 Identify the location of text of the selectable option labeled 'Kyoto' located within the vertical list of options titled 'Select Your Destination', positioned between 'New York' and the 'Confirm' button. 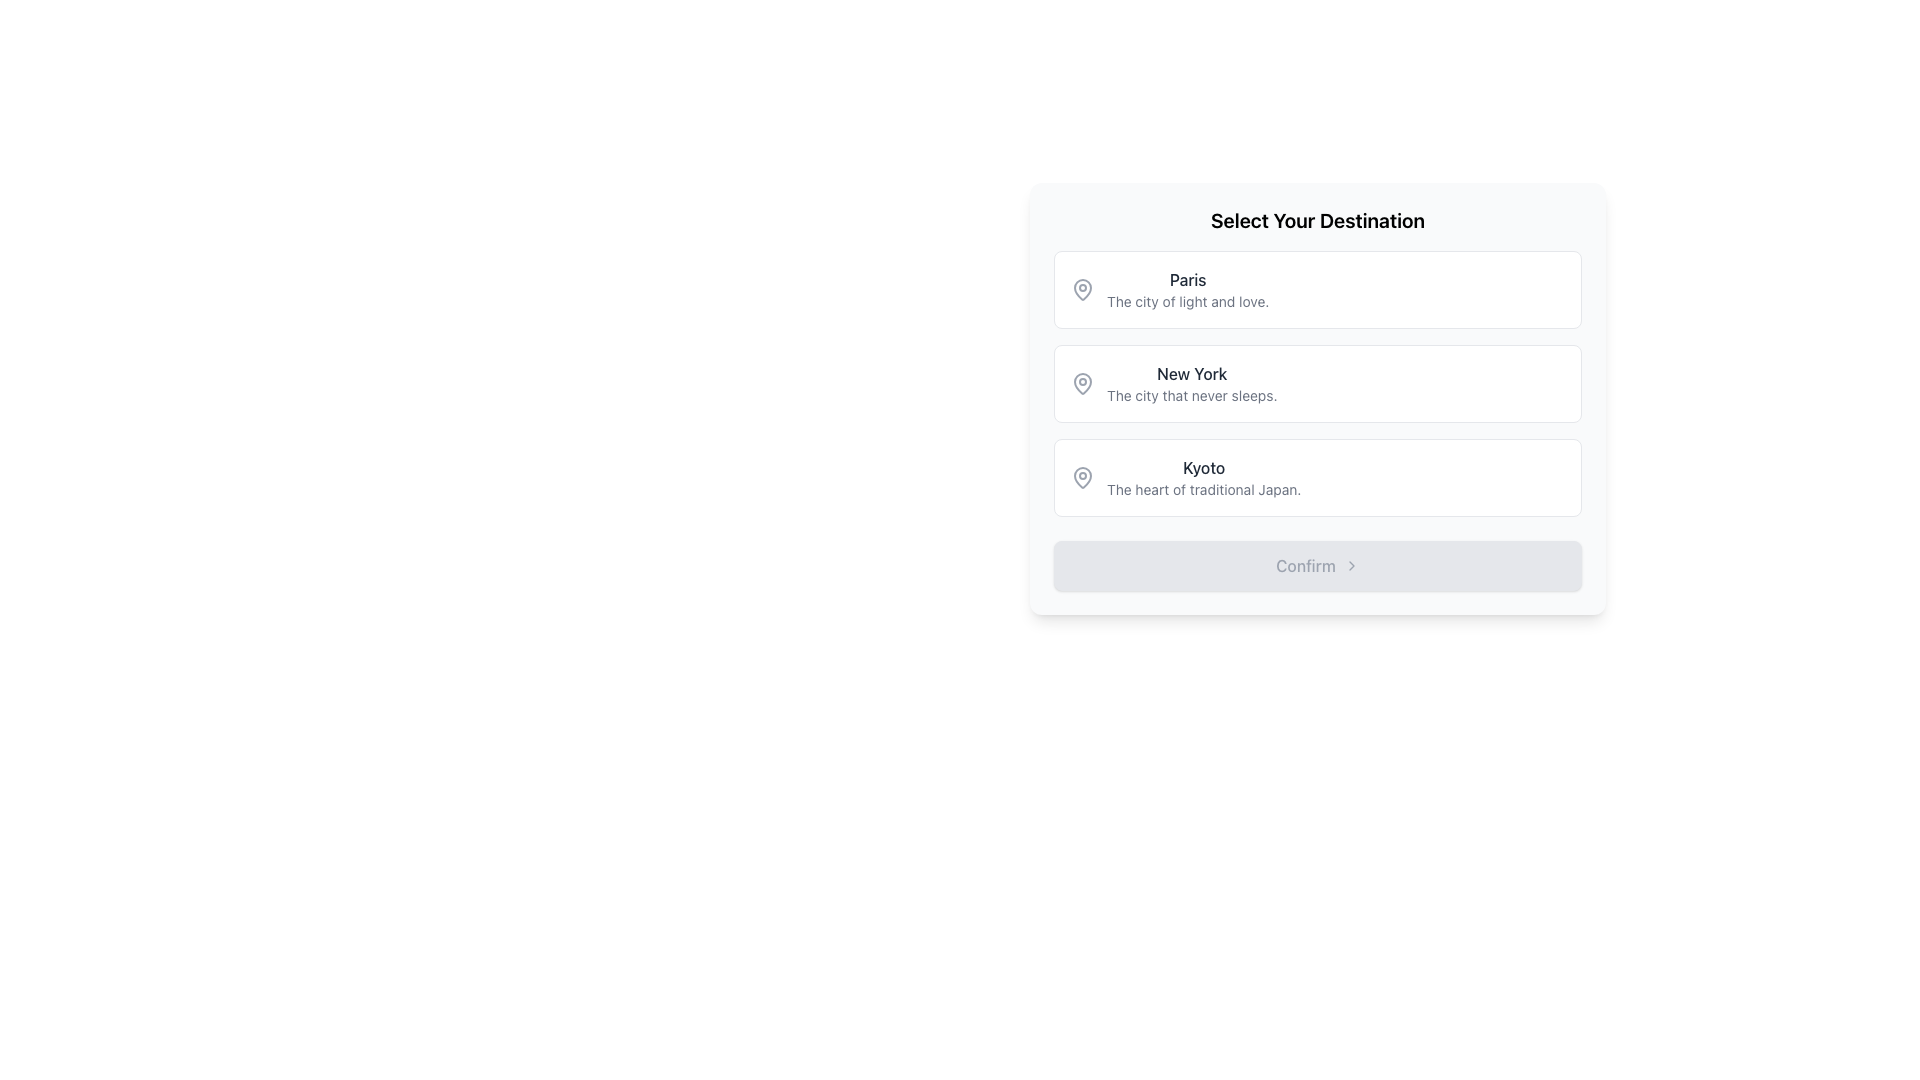
(1203, 478).